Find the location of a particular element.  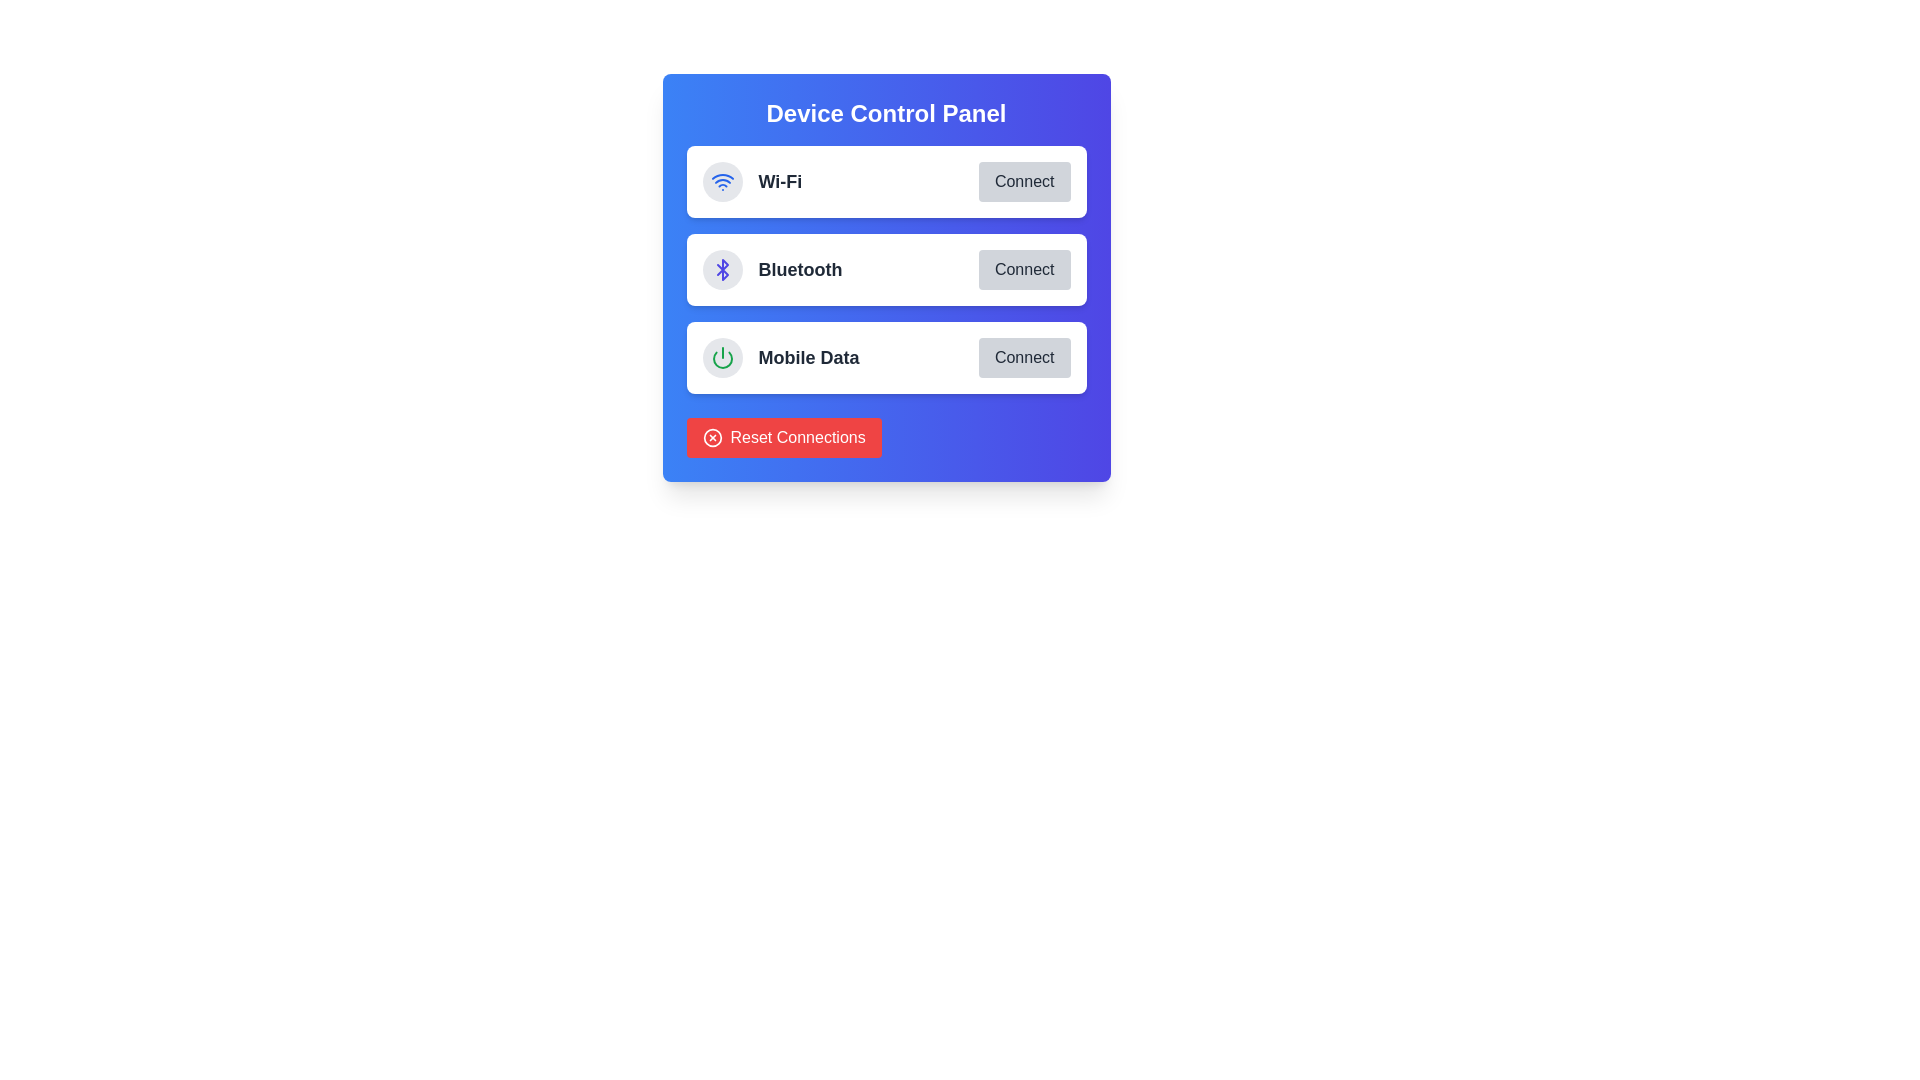

the 'Connect' button located in the top row of the Wi-Fi section is located at coordinates (1024, 181).